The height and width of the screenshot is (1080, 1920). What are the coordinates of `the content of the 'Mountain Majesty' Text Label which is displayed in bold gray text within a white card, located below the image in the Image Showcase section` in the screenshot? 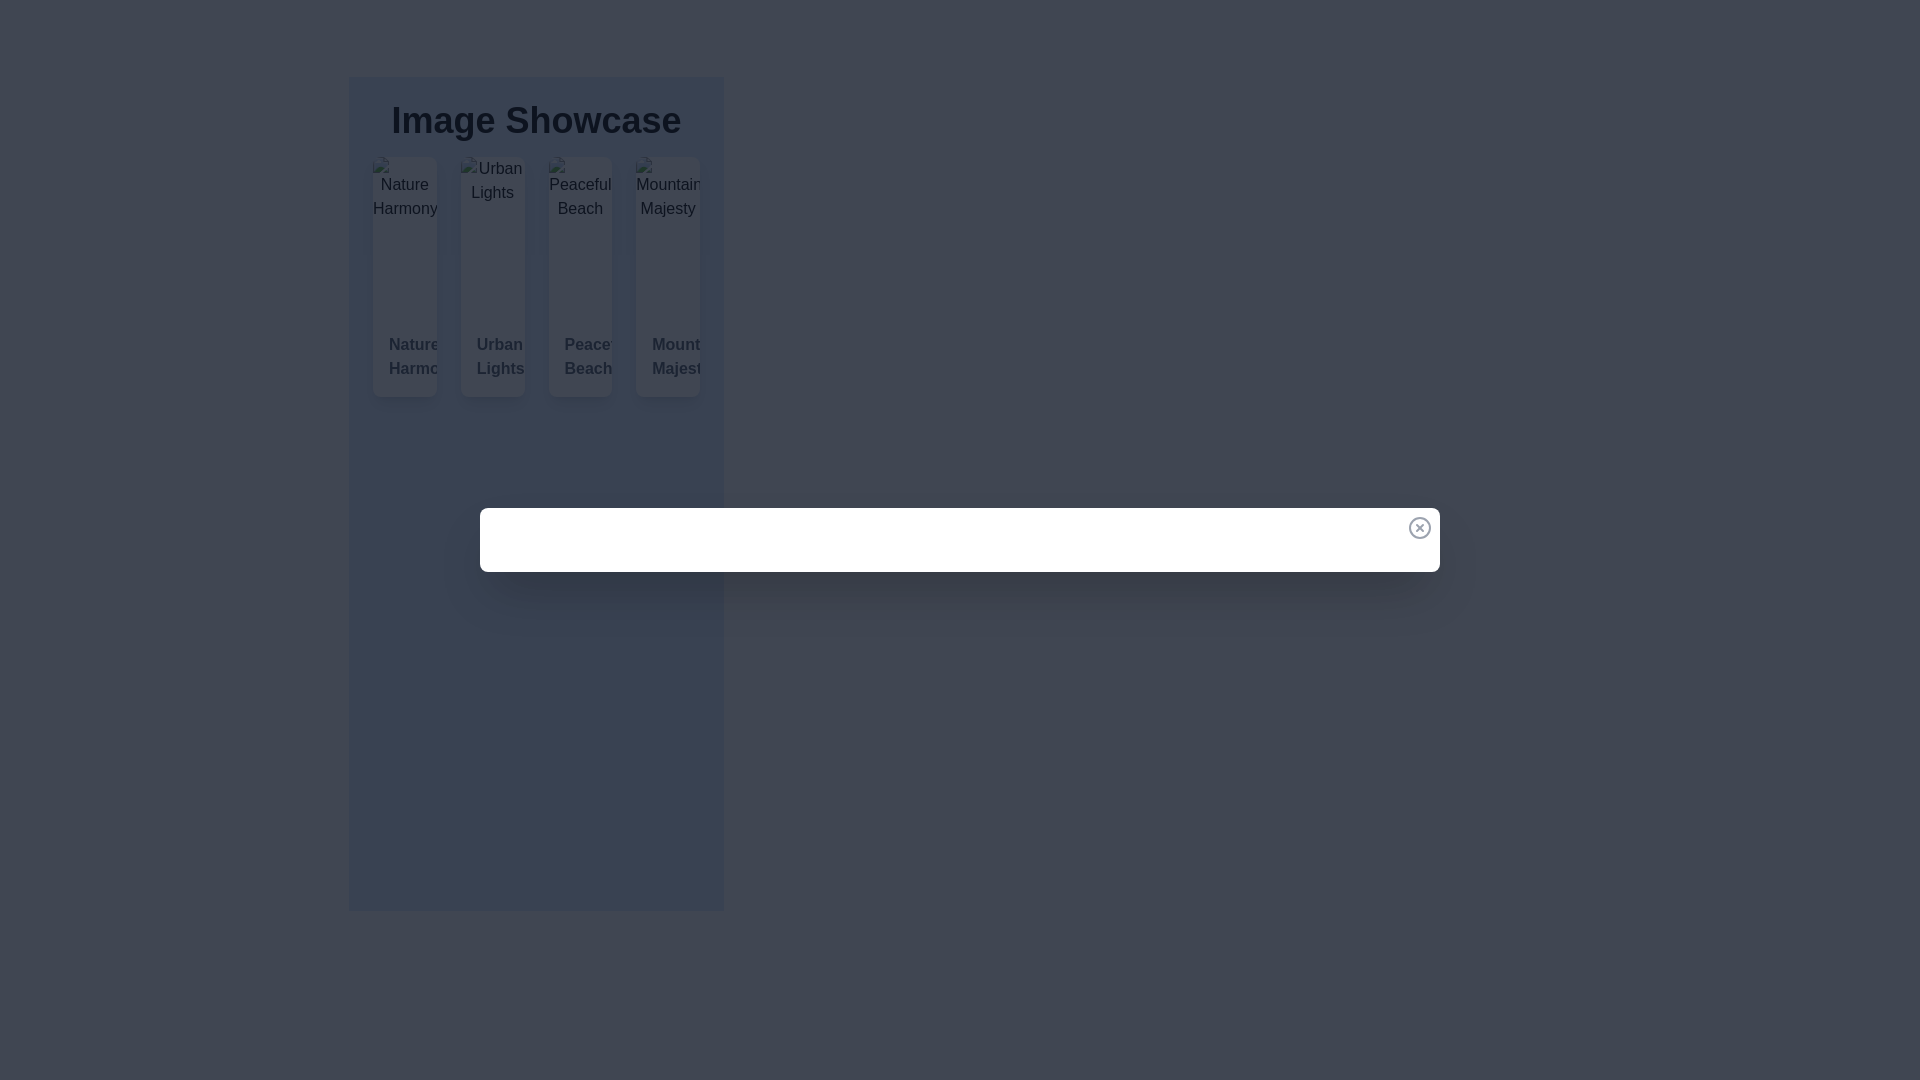 It's located at (668, 356).